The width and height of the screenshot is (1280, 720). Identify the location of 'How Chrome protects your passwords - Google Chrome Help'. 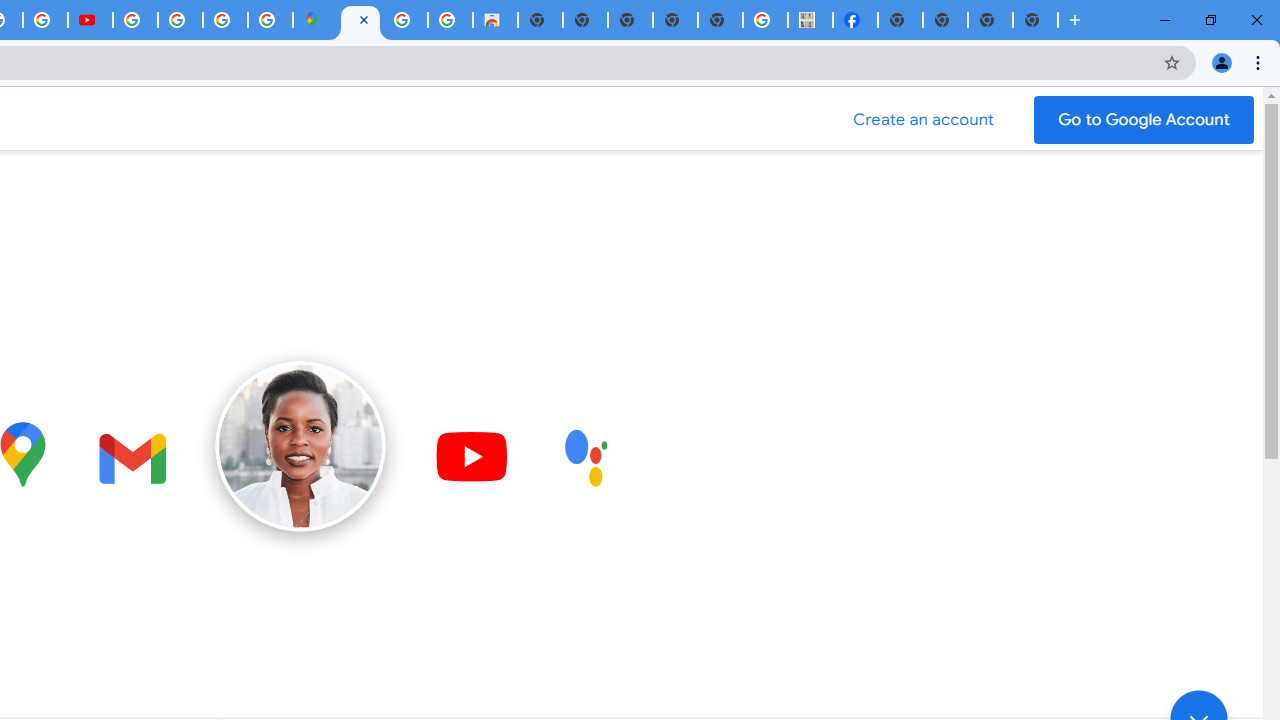
(134, 20).